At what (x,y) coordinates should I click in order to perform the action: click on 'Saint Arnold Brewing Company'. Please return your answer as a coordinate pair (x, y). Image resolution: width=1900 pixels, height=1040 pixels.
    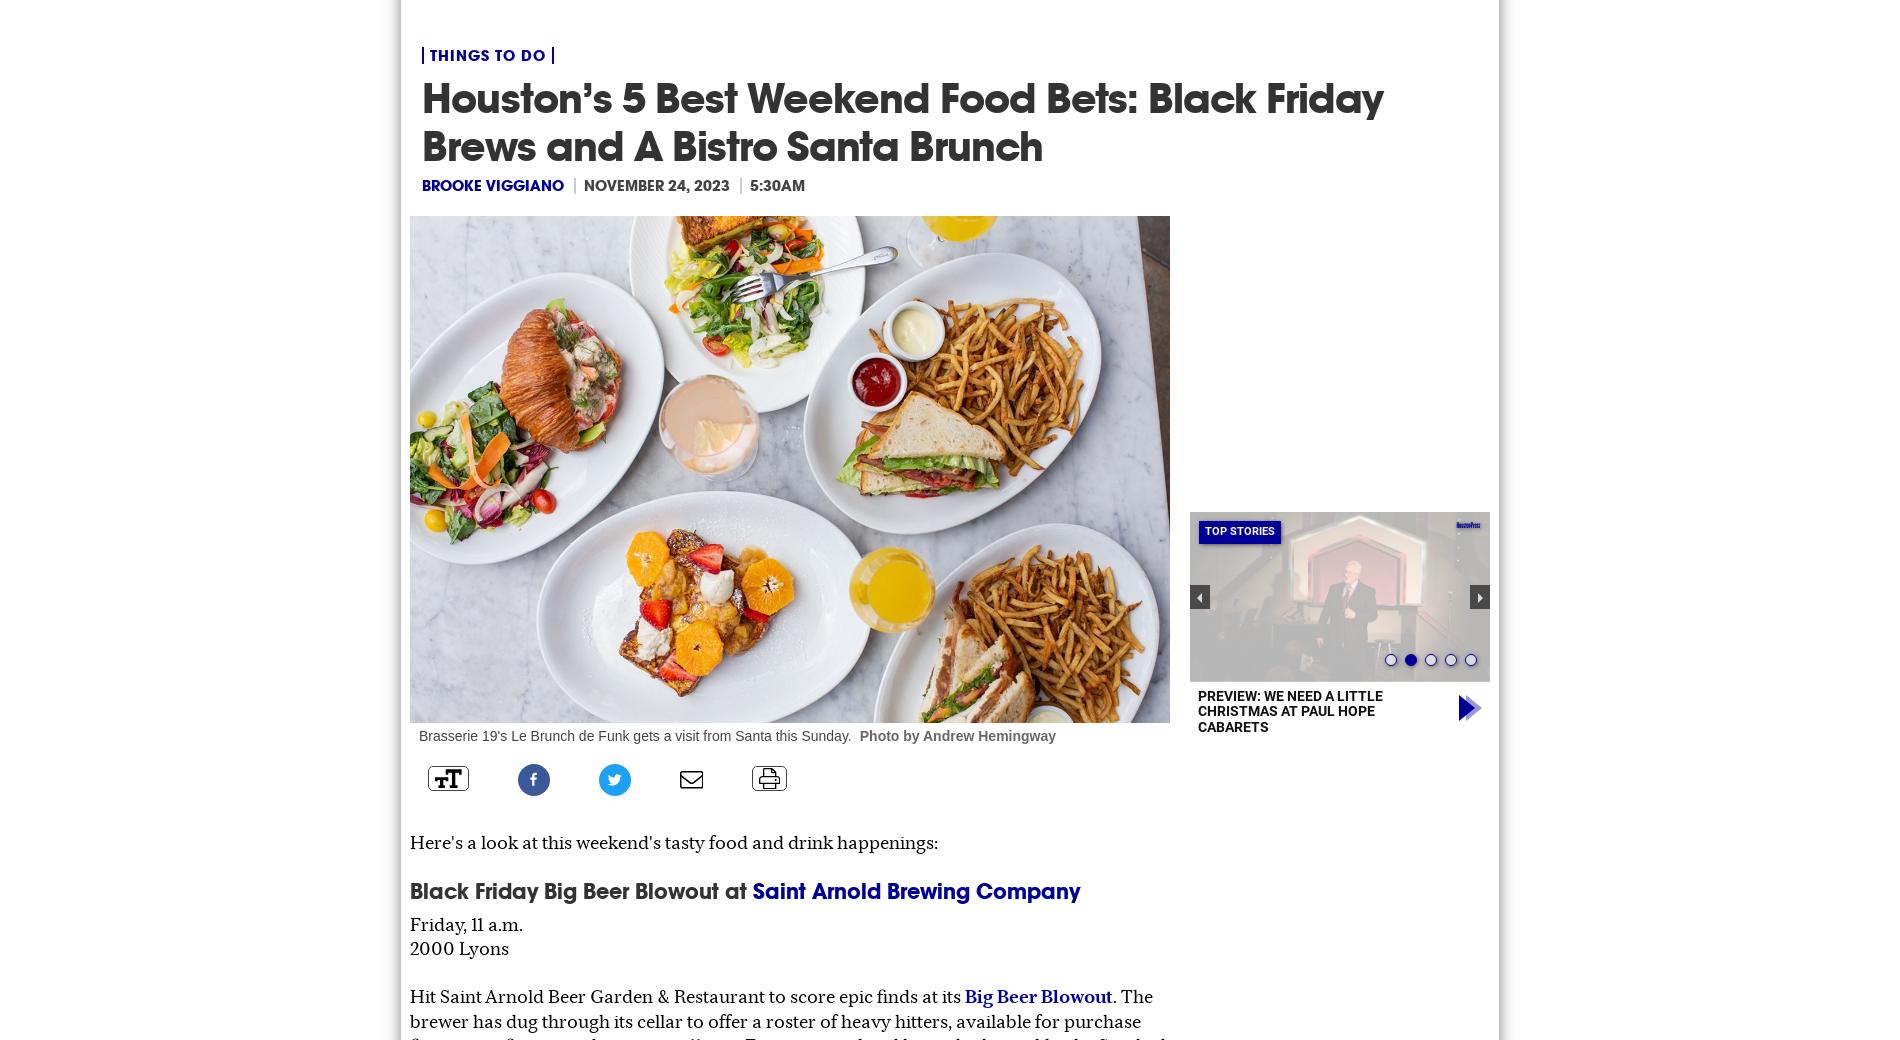
    Looking at the image, I should click on (915, 889).